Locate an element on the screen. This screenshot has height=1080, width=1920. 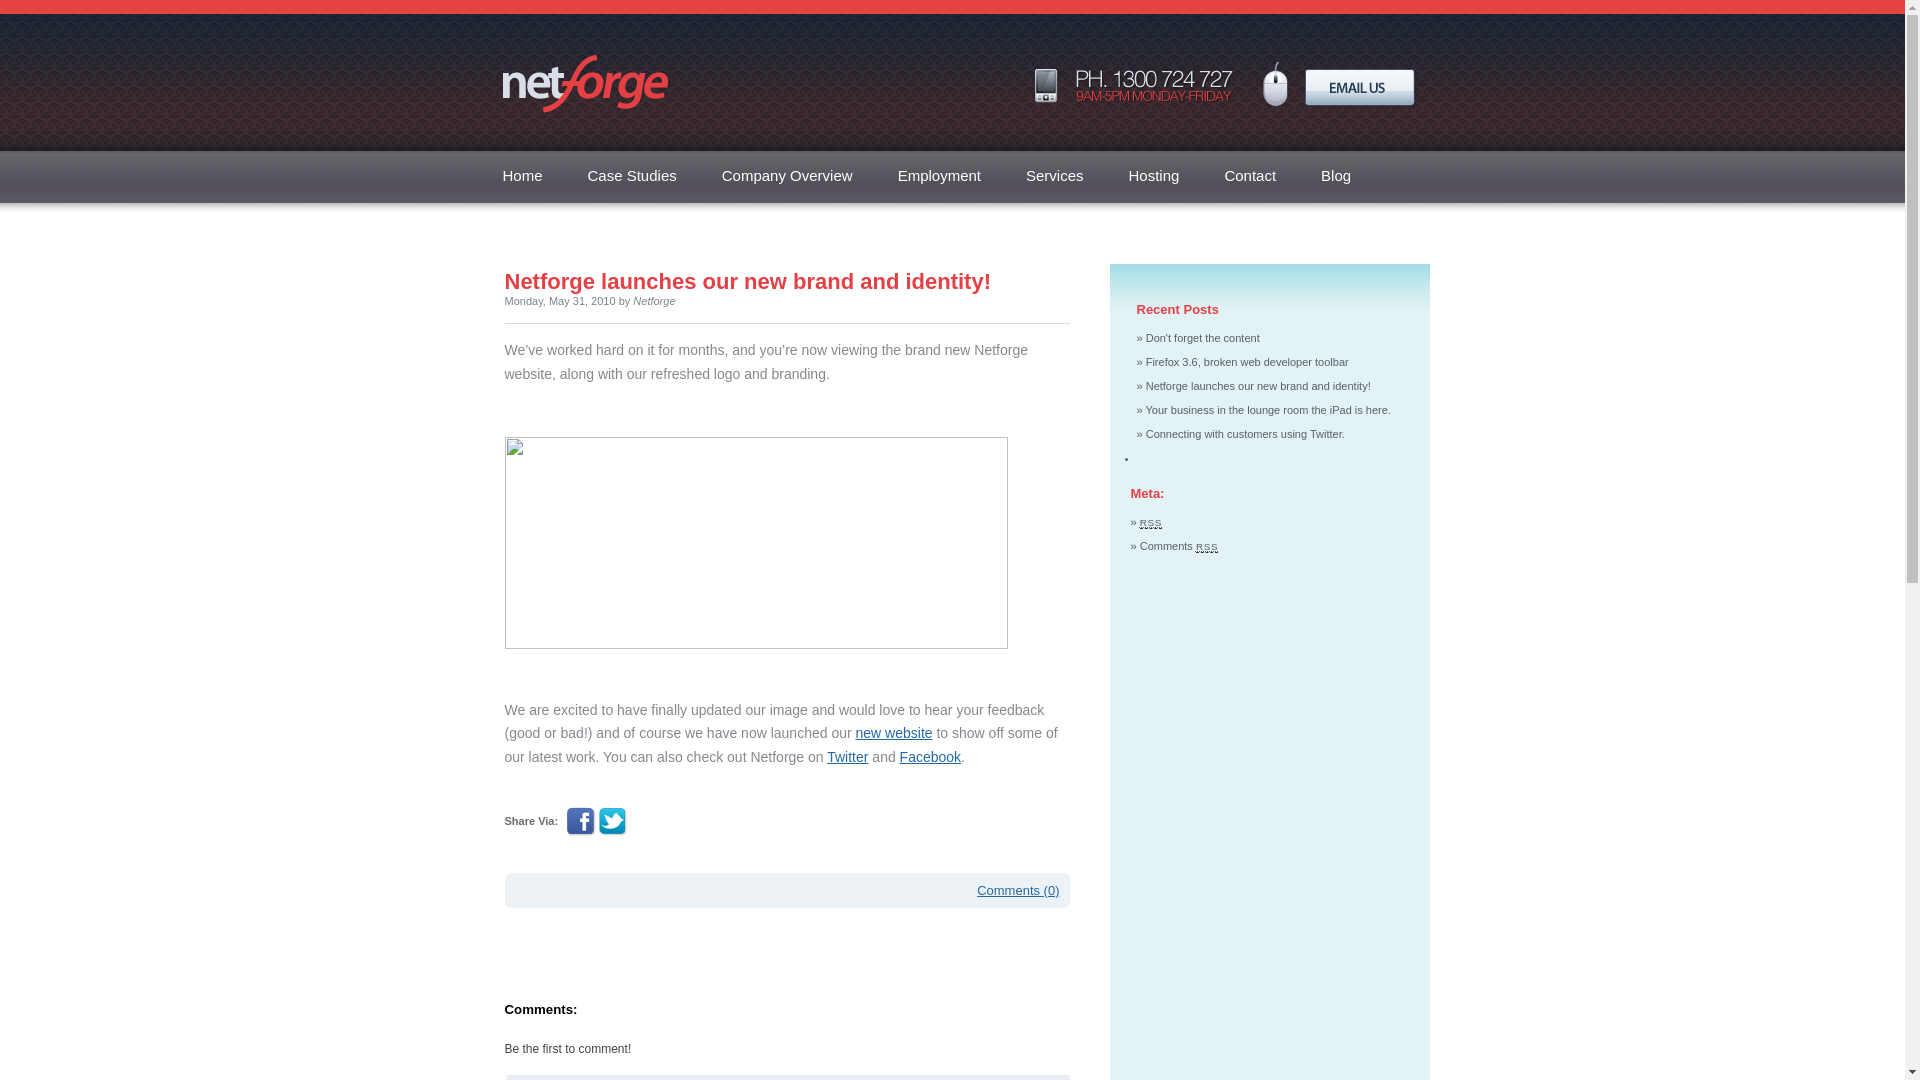
'Firefox 3.6, broken web developer toolbar' is located at coordinates (1246, 362).